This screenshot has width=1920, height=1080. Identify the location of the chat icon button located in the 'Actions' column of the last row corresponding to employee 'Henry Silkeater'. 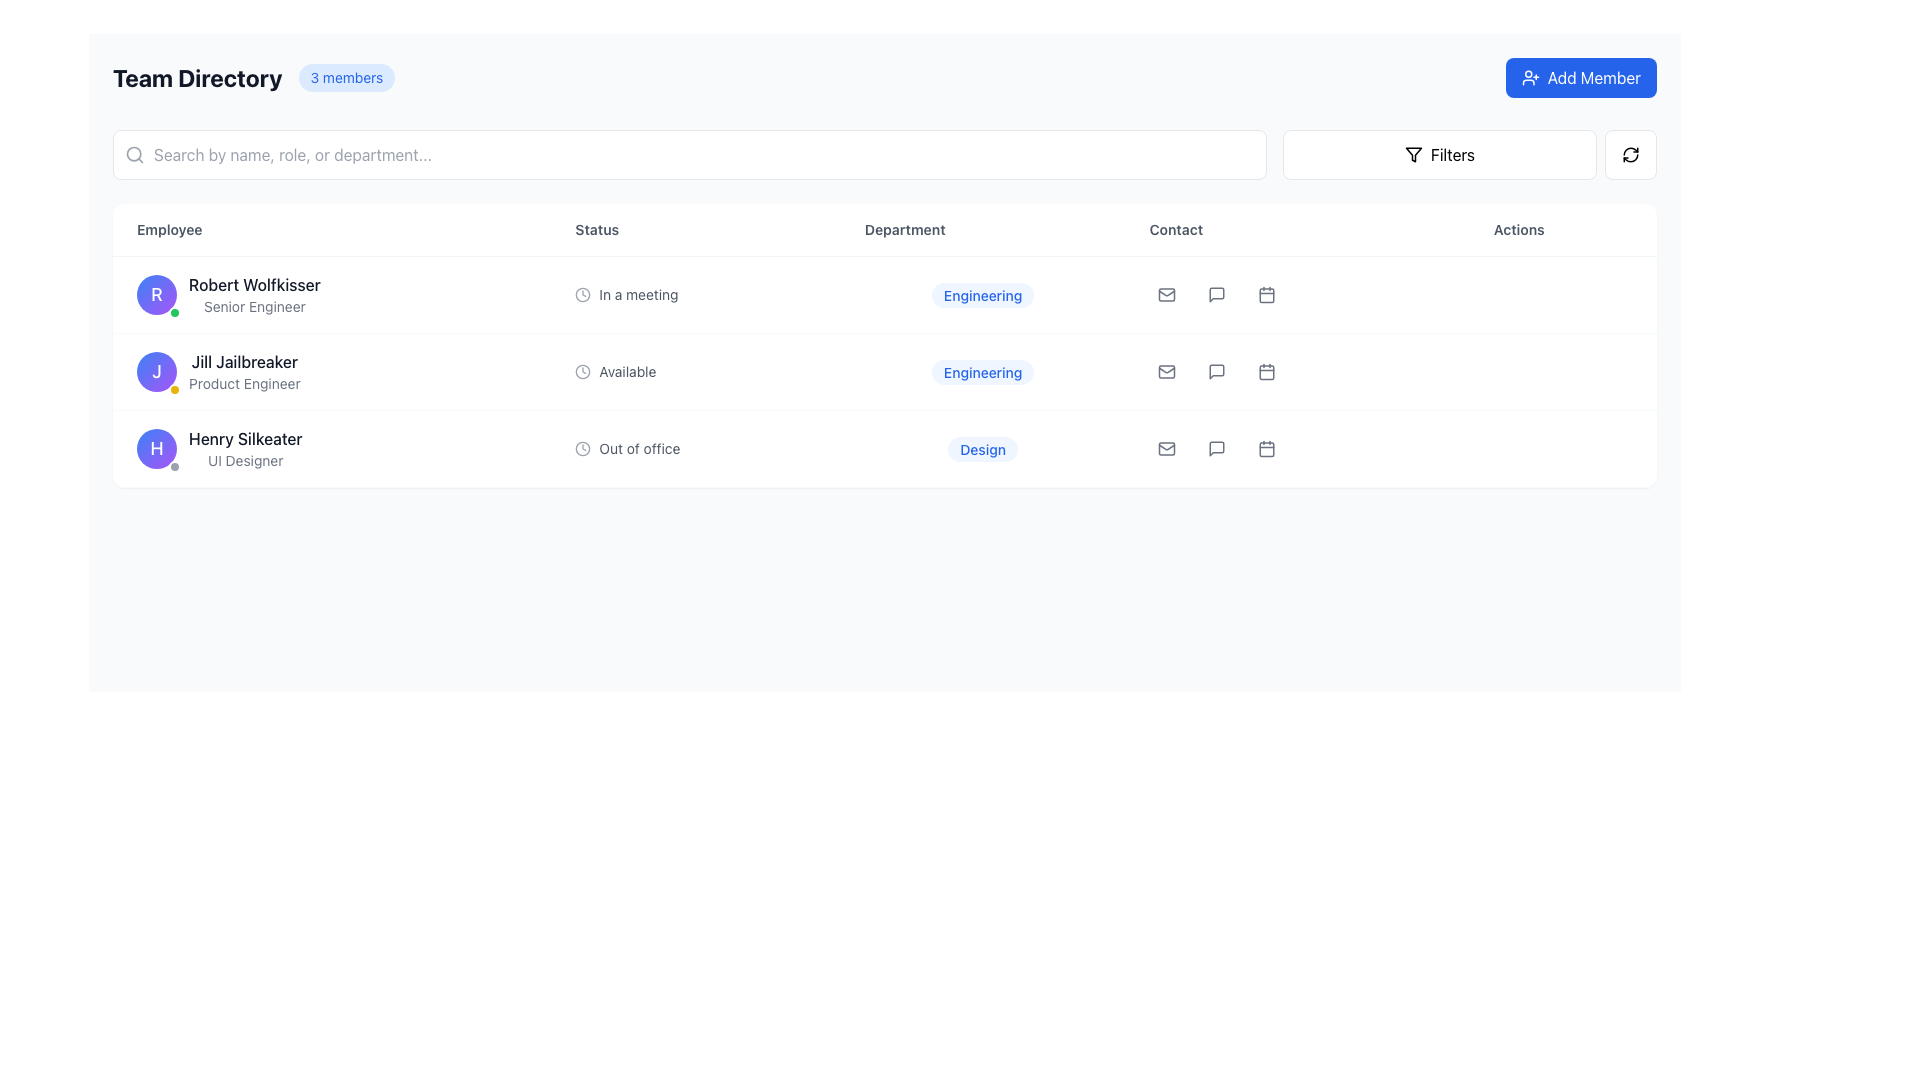
(1215, 447).